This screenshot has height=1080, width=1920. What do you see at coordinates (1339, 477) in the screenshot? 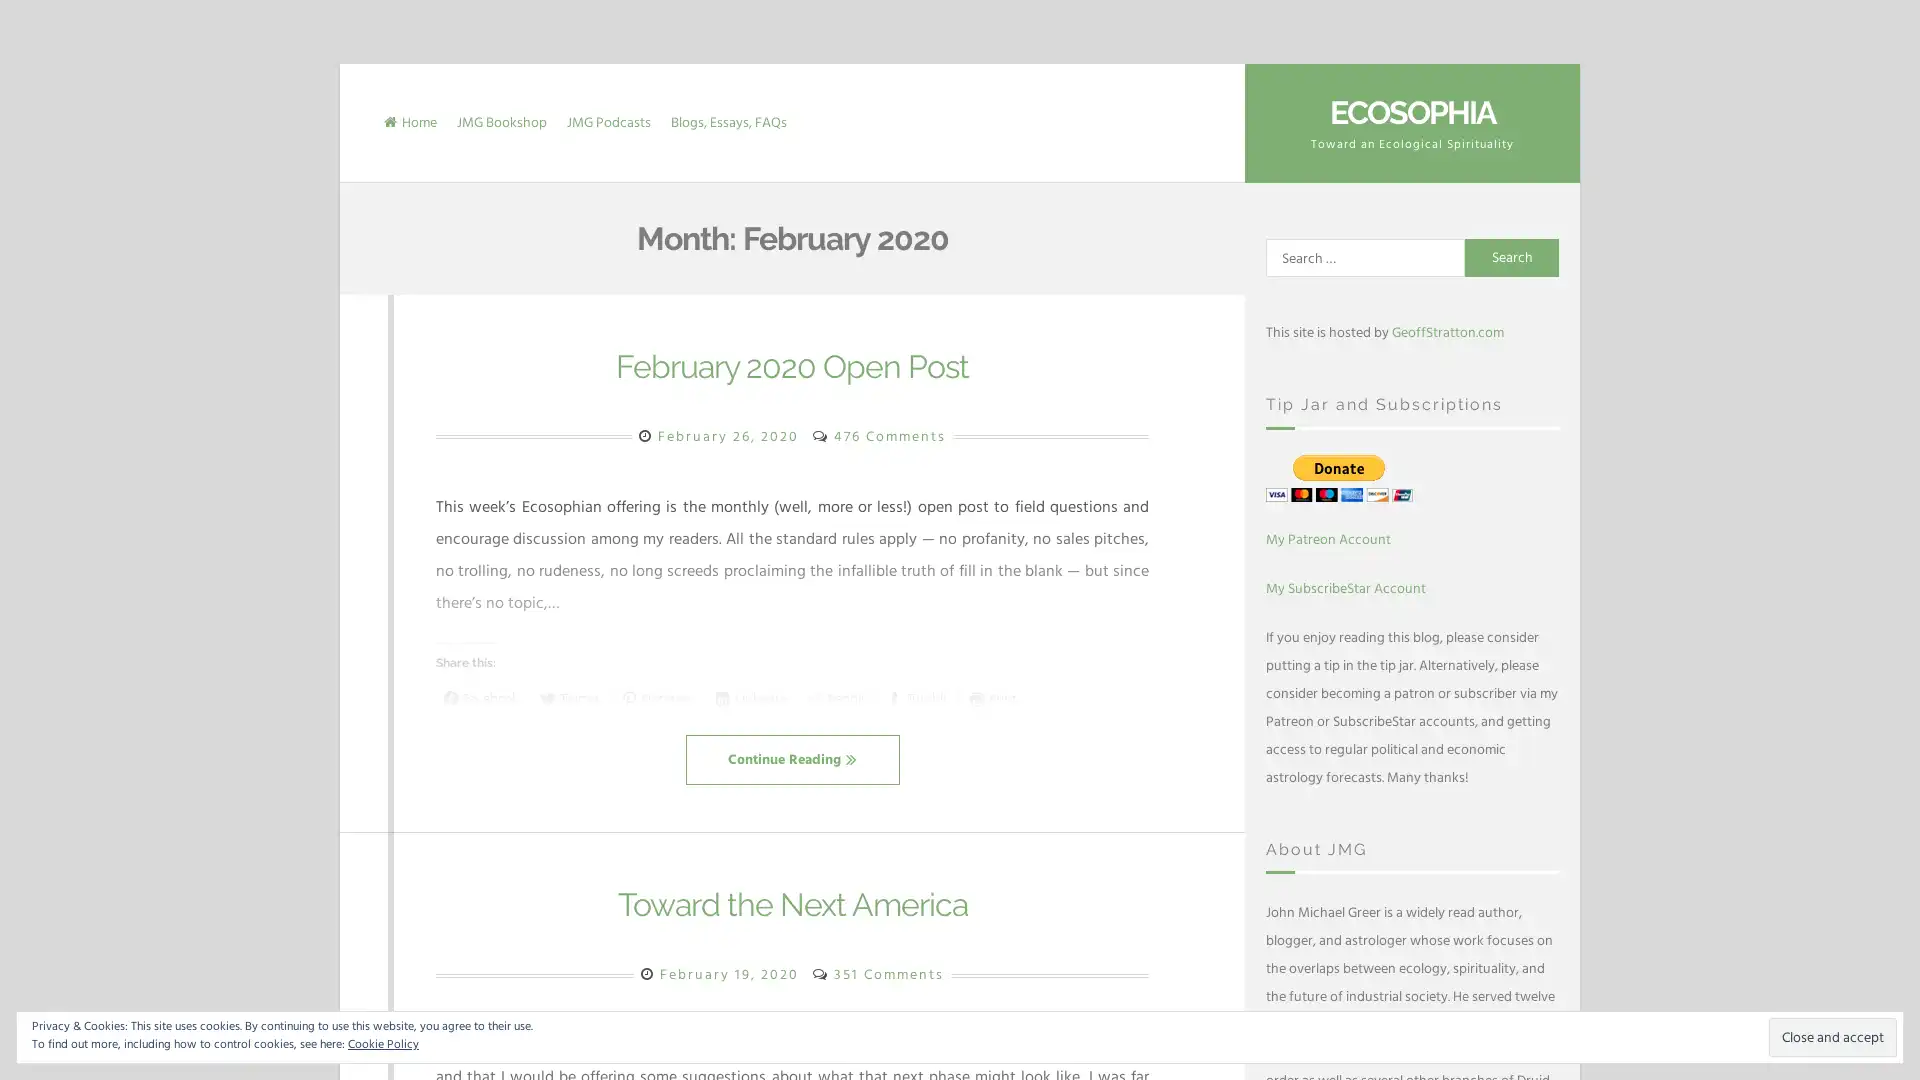
I see `PayPal - The safer, easier way to pay online!` at bounding box center [1339, 477].